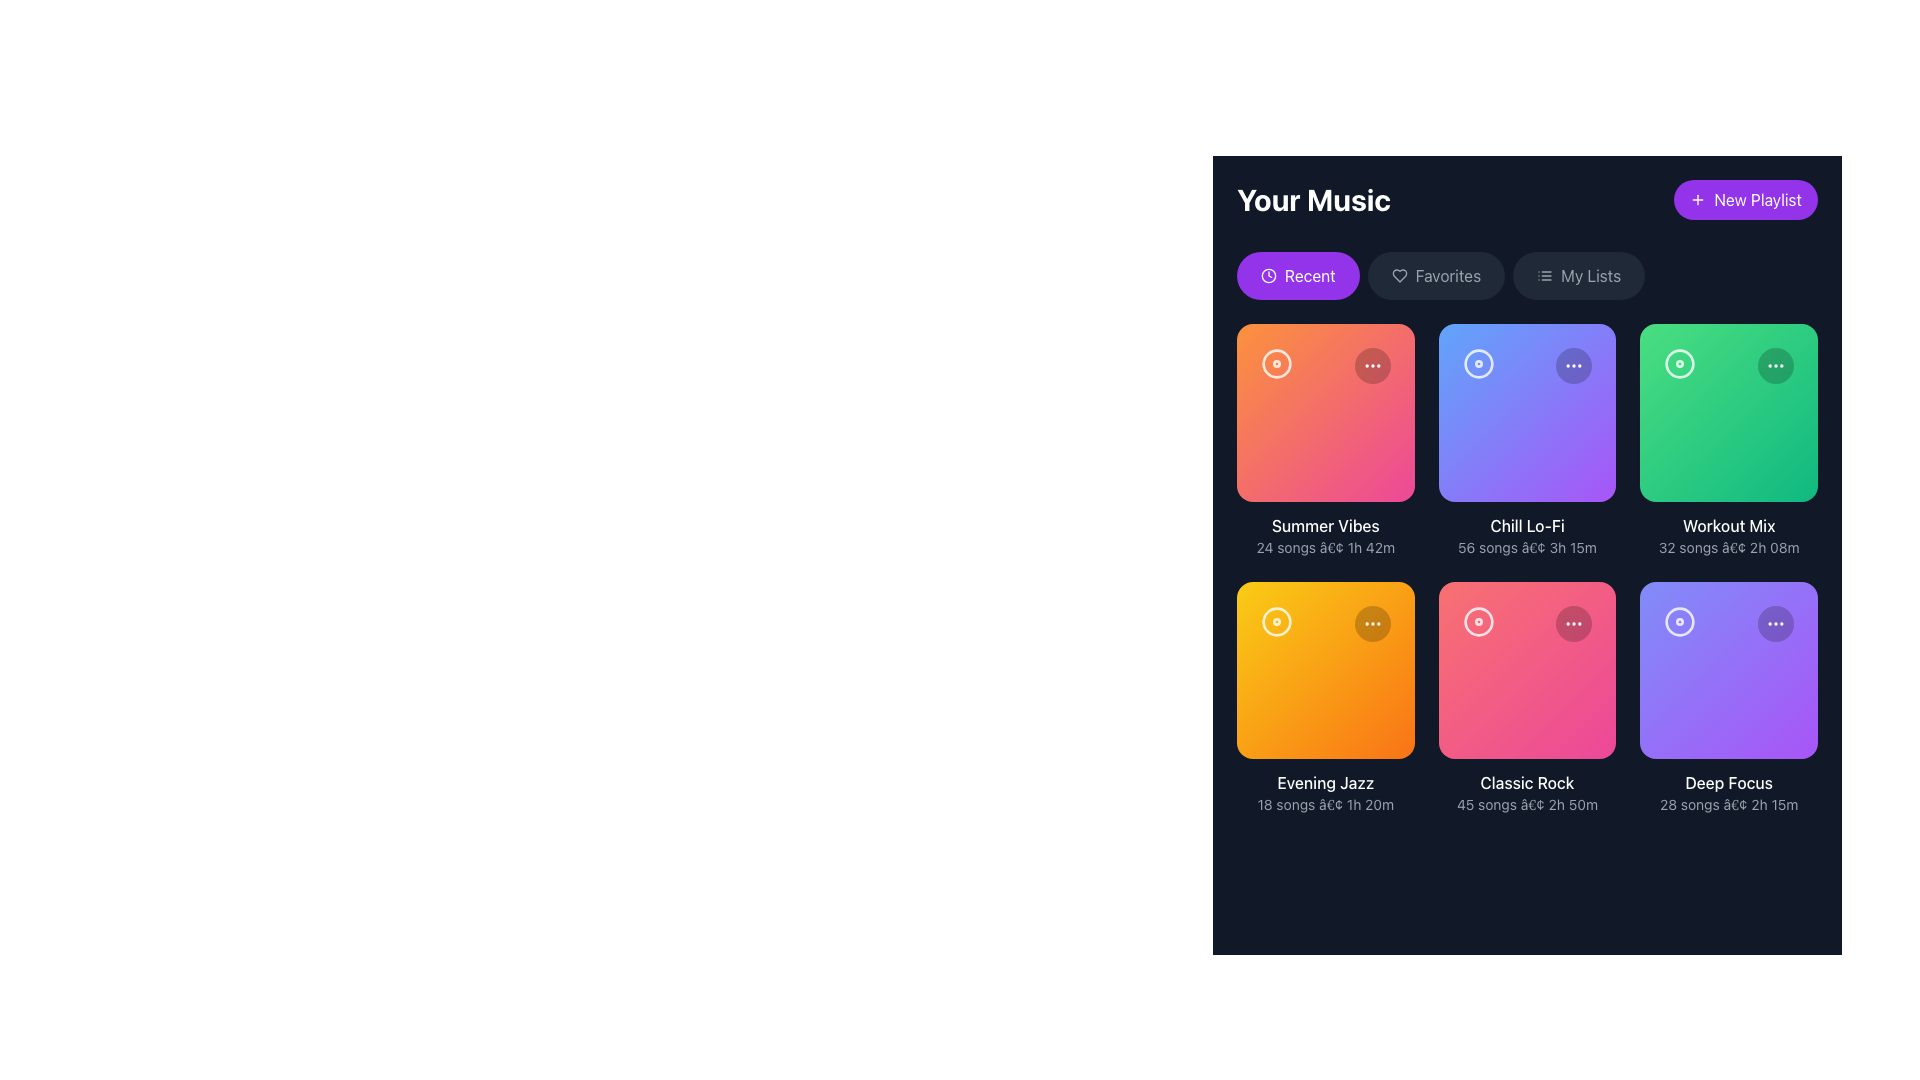 The width and height of the screenshot is (1920, 1080). I want to click on the 'Favorites' button text label within the navigation bar, so click(1448, 276).